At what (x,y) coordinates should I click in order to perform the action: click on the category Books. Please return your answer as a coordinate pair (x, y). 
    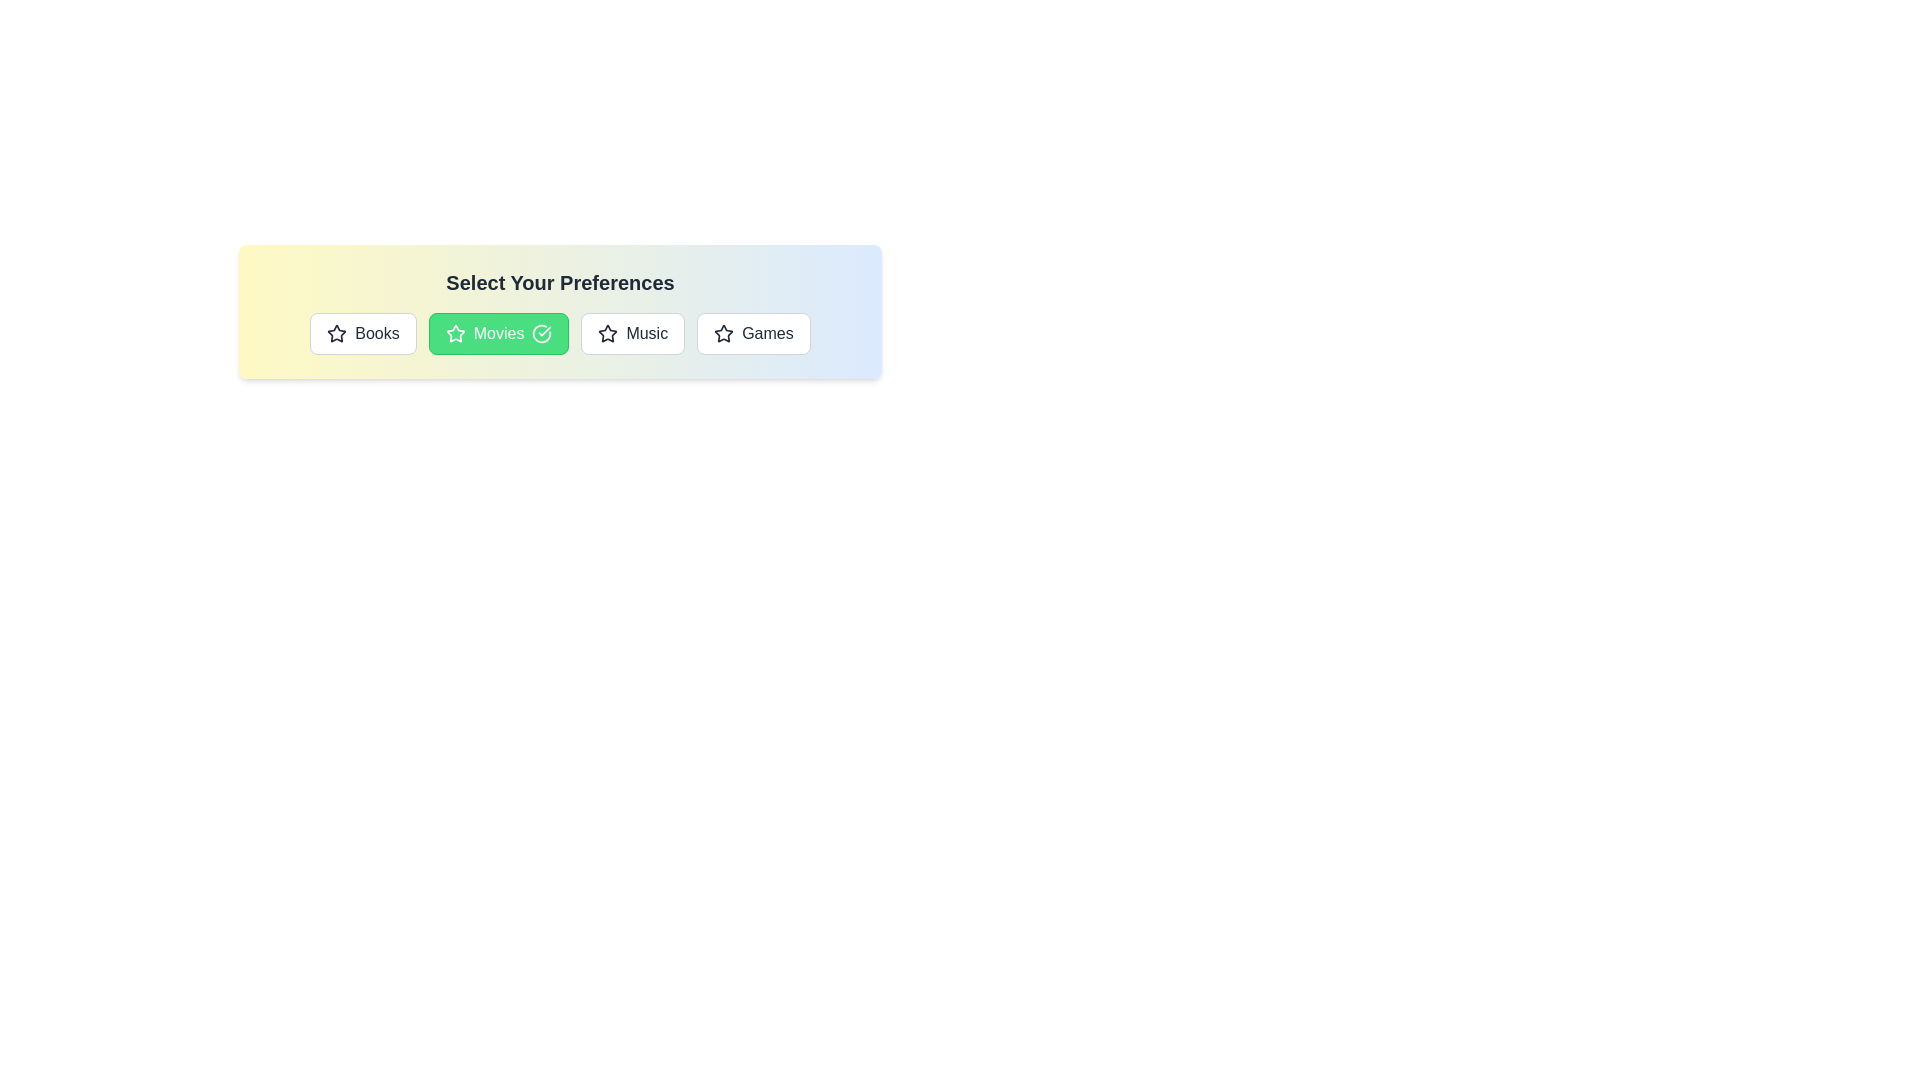
    Looking at the image, I should click on (363, 333).